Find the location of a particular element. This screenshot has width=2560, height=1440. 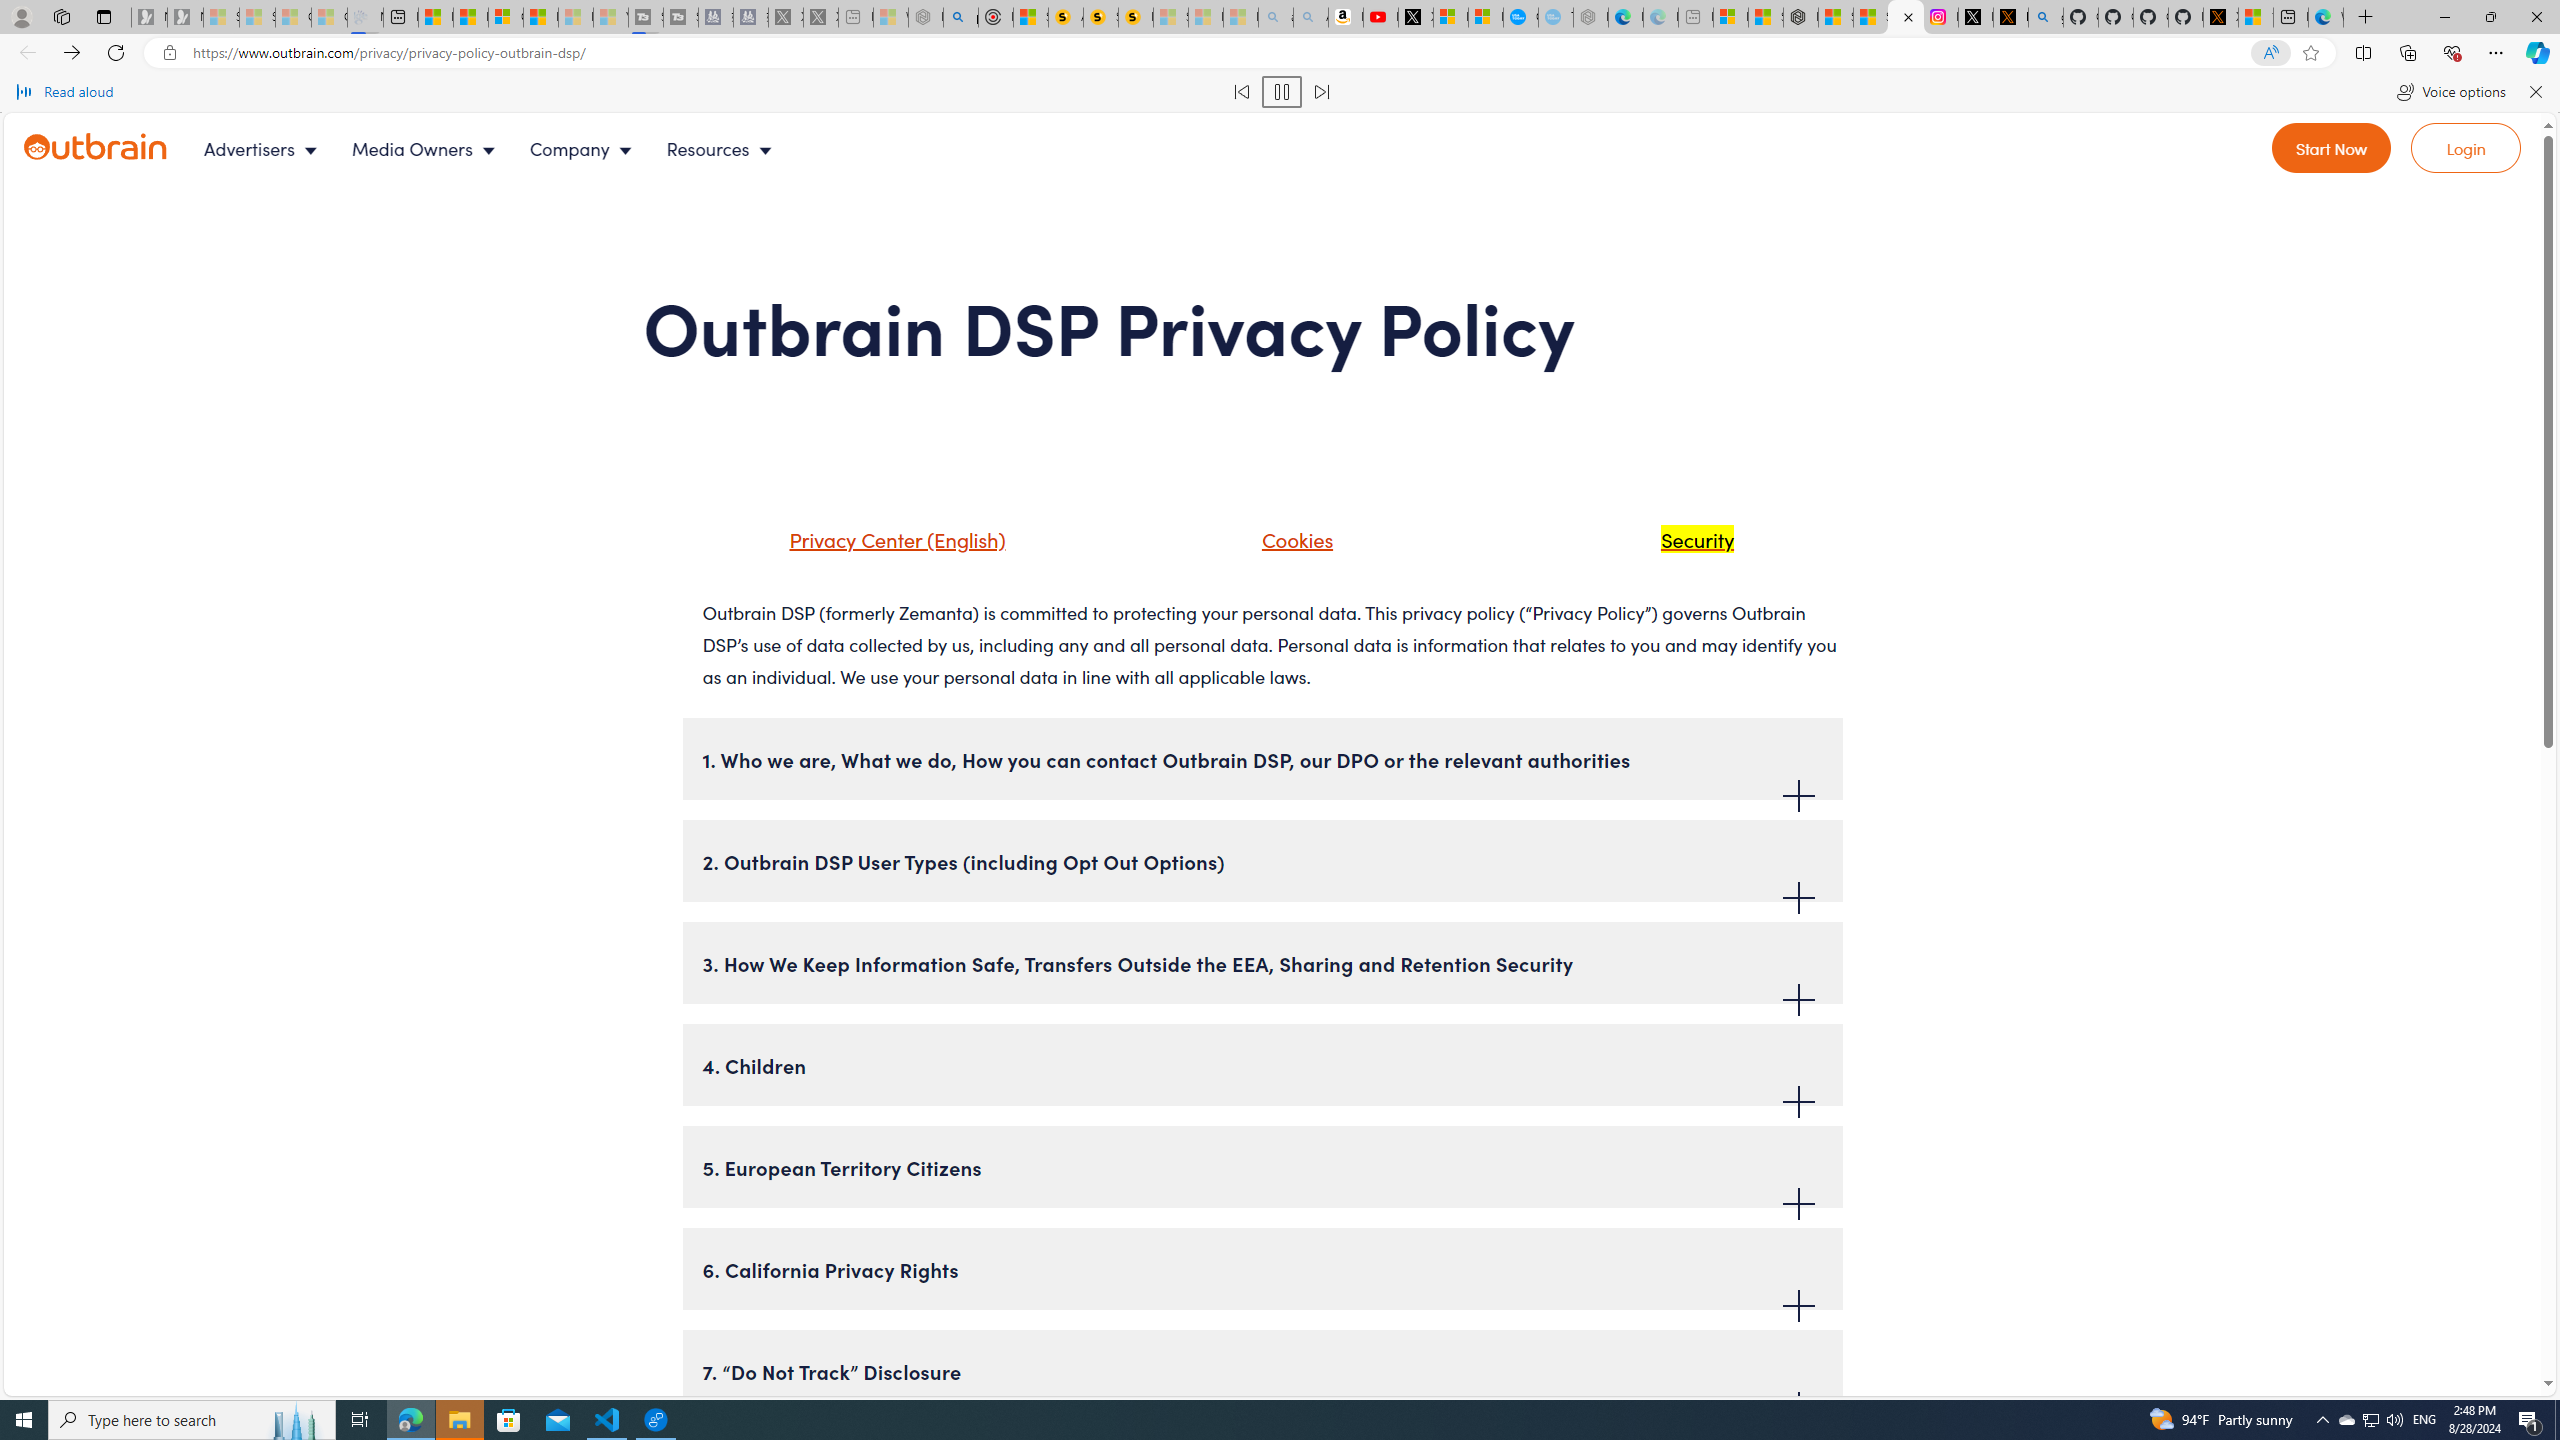

'Shanghai, China Weather trends | Microsoft Weather' is located at coordinates (1871, 16).